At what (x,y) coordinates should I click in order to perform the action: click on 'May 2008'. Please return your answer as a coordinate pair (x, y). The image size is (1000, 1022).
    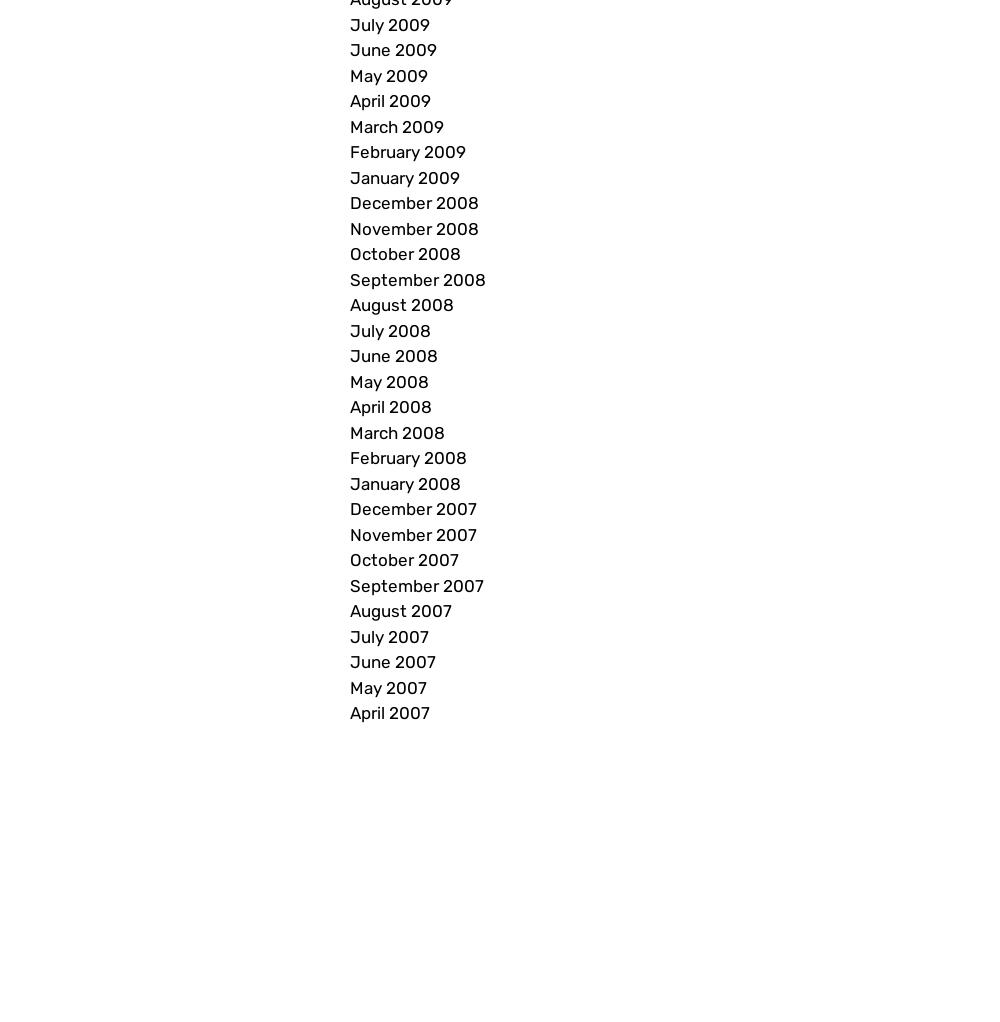
    Looking at the image, I should click on (389, 380).